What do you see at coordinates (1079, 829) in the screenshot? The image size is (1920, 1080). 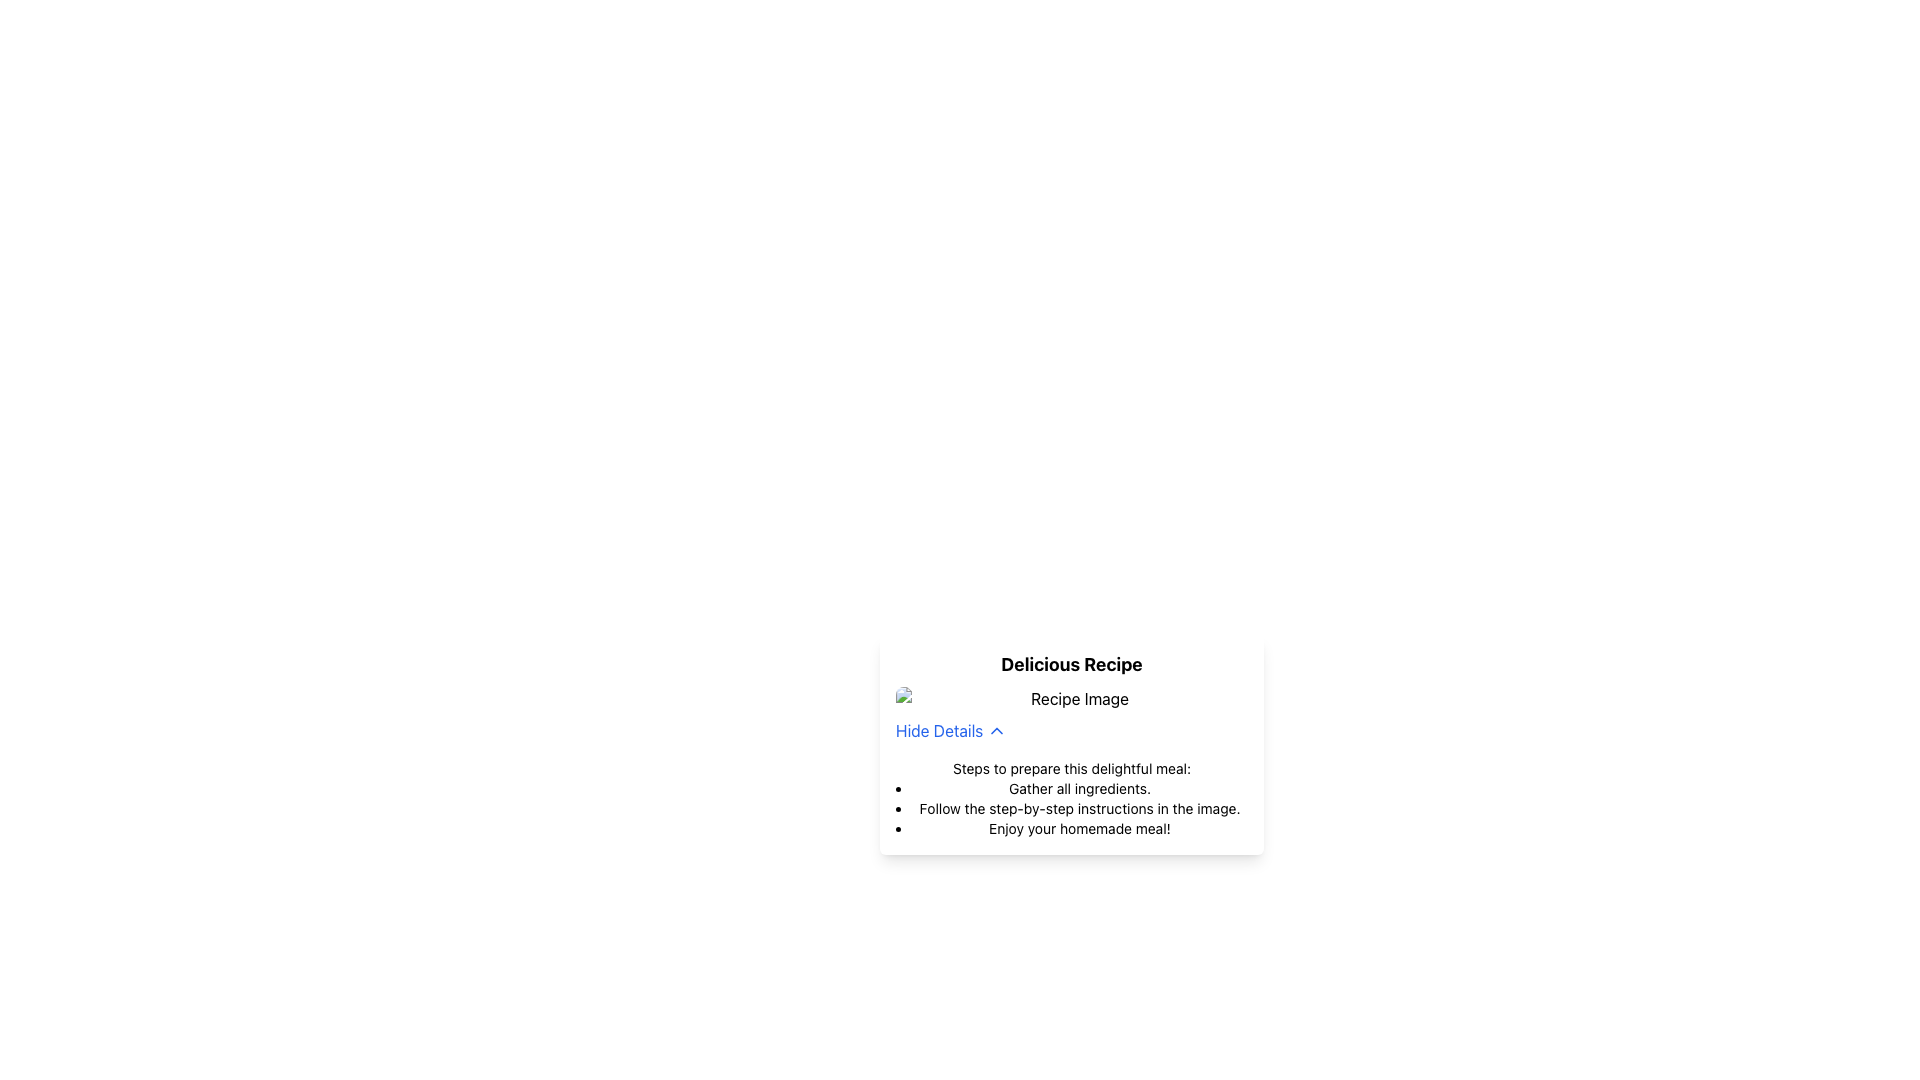 I see `the static instructional text, which is the last item in a bulleted list providing cooking instructions, located centrally towards the lower part of the interface` at bounding box center [1079, 829].